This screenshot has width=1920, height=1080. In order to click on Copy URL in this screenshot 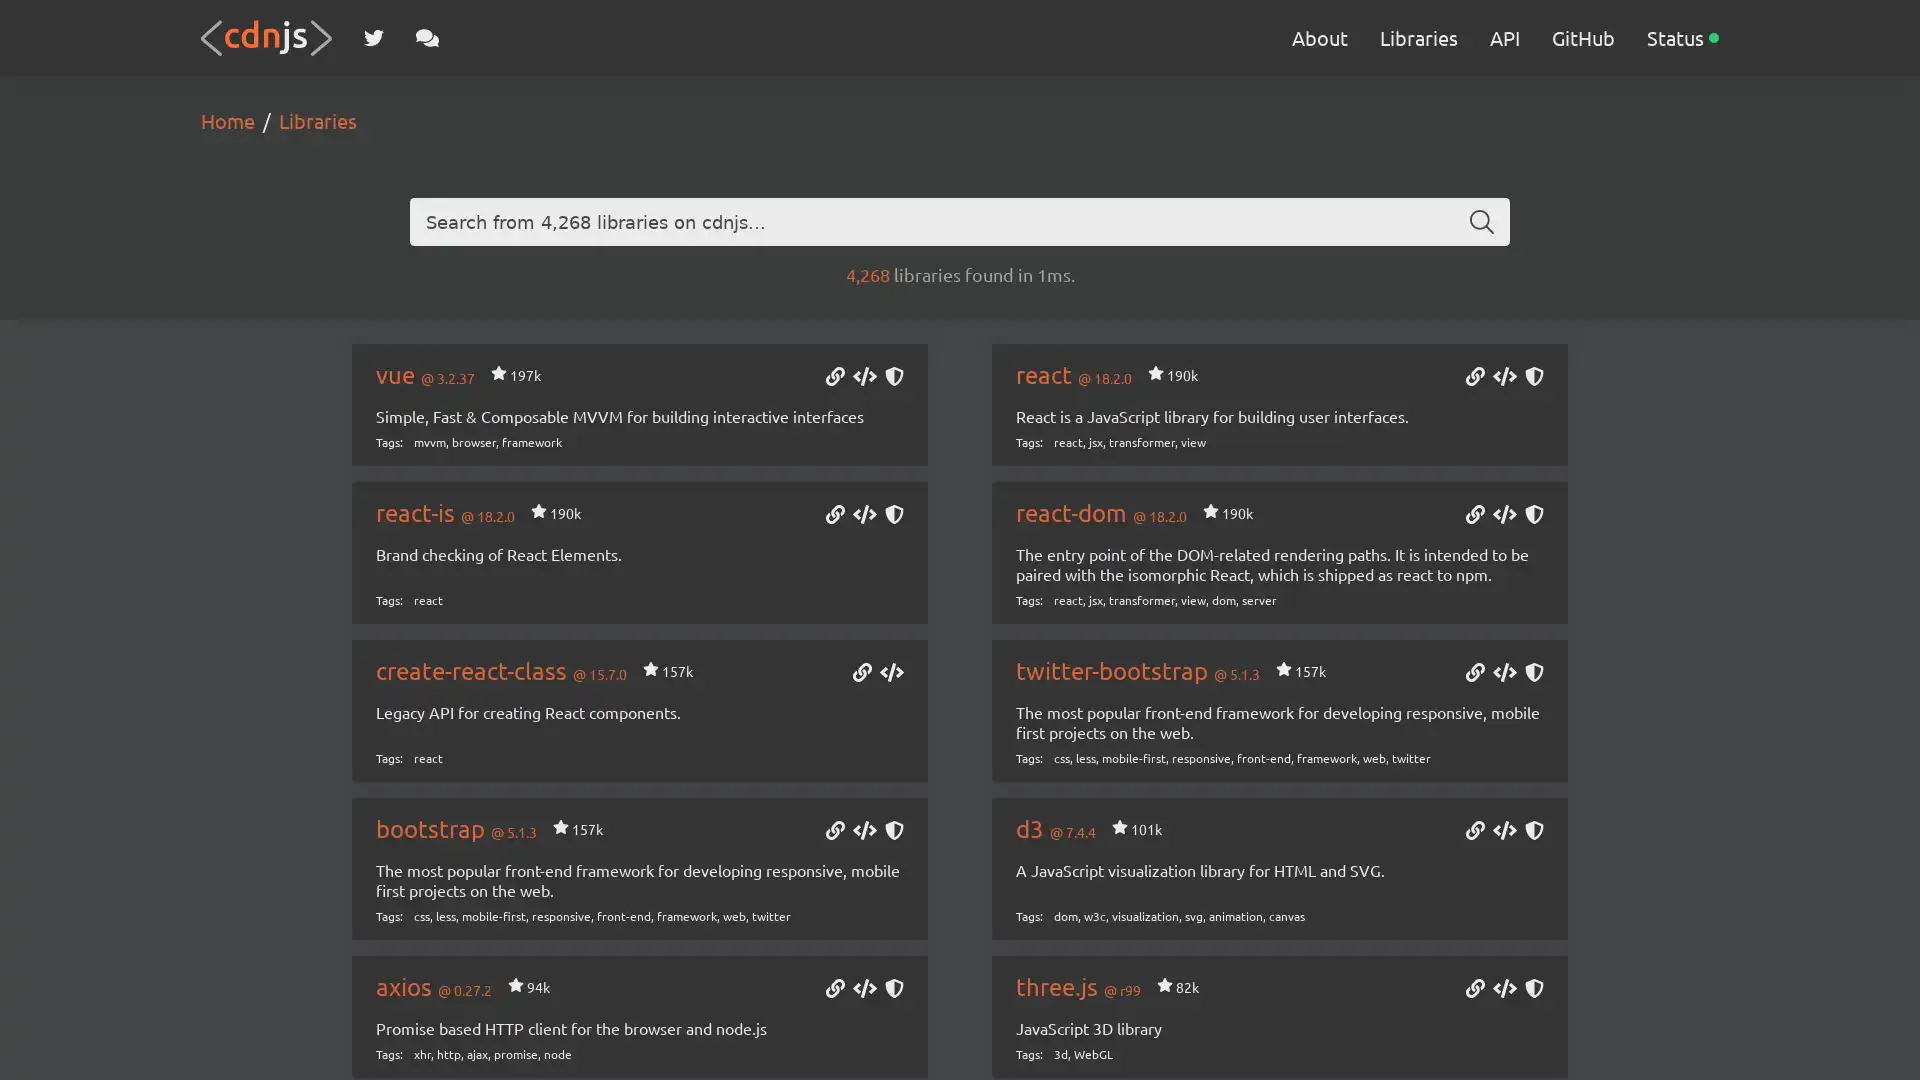, I will do `click(1474, 515)`.